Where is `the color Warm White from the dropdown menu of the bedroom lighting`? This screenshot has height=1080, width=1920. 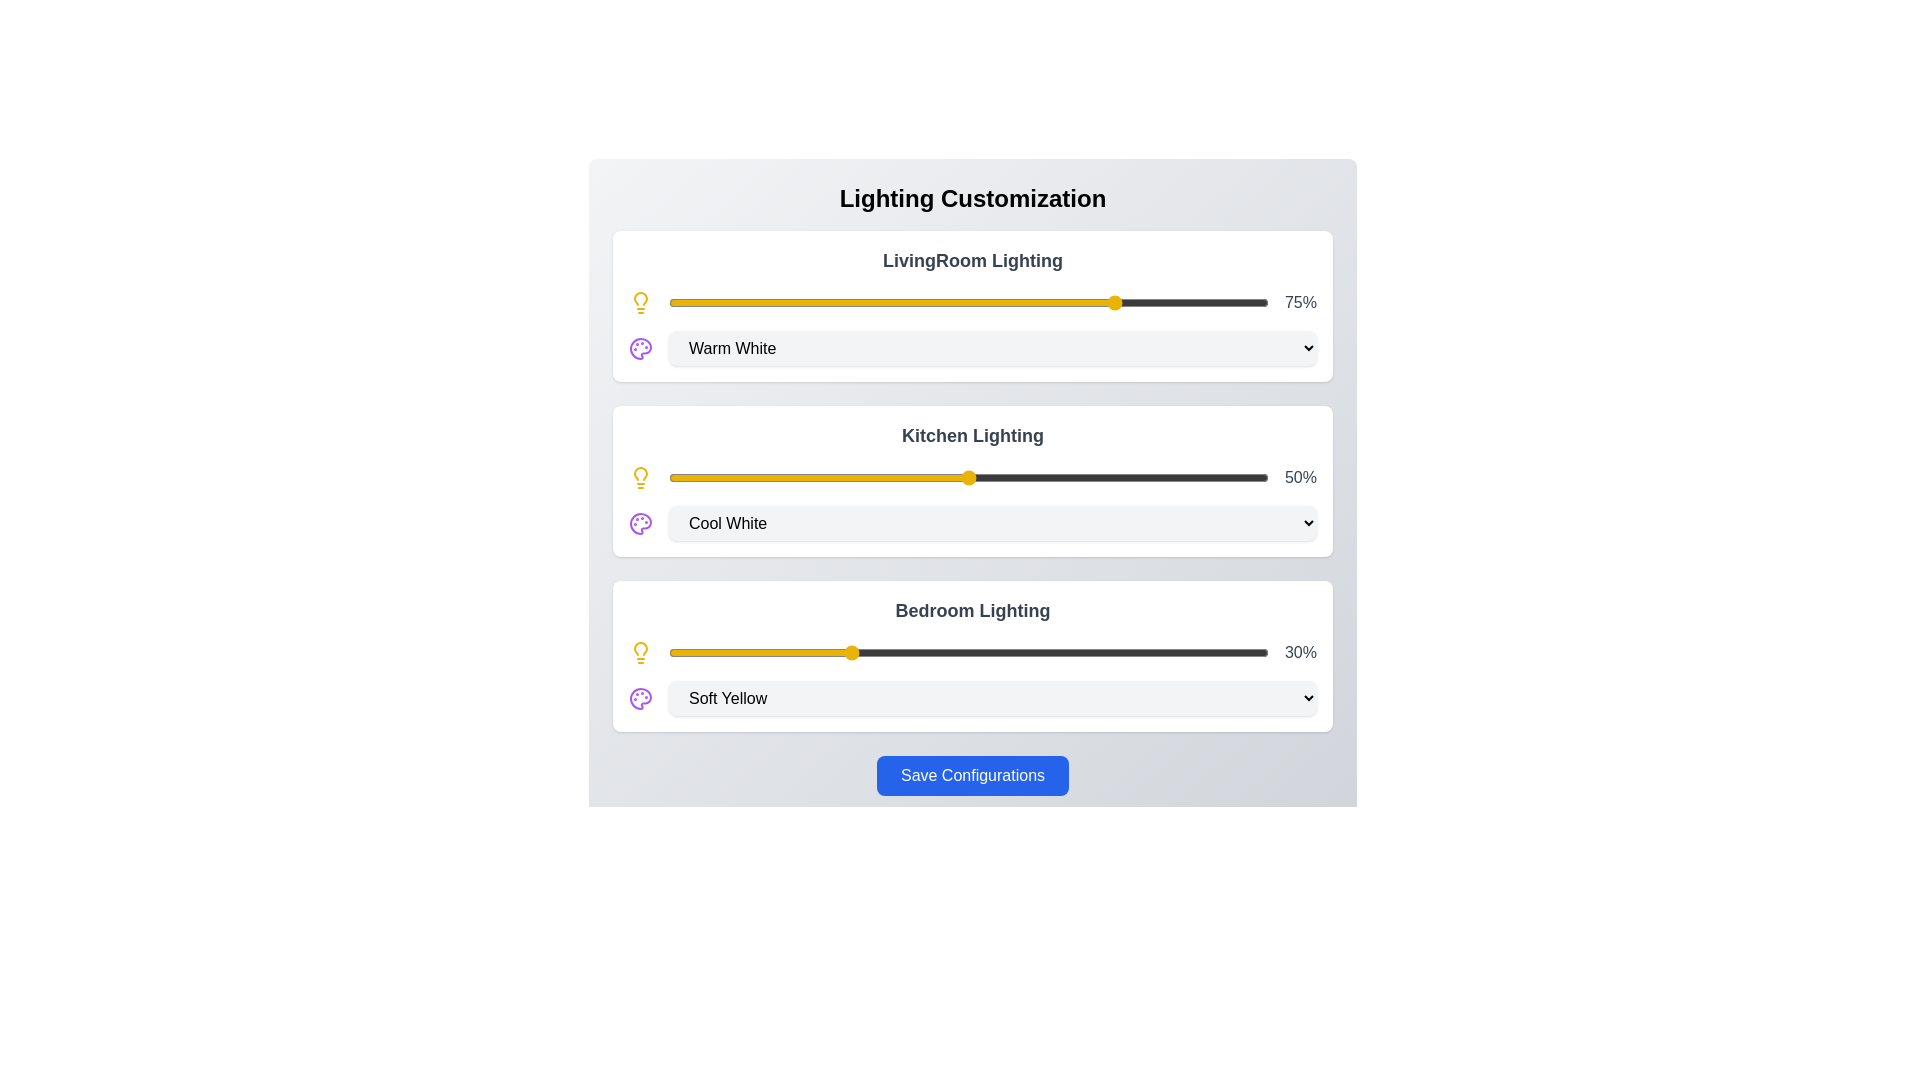 the color Warm White from the dropdown menu of the bedroom lighting is located at coordinates (993, 697).